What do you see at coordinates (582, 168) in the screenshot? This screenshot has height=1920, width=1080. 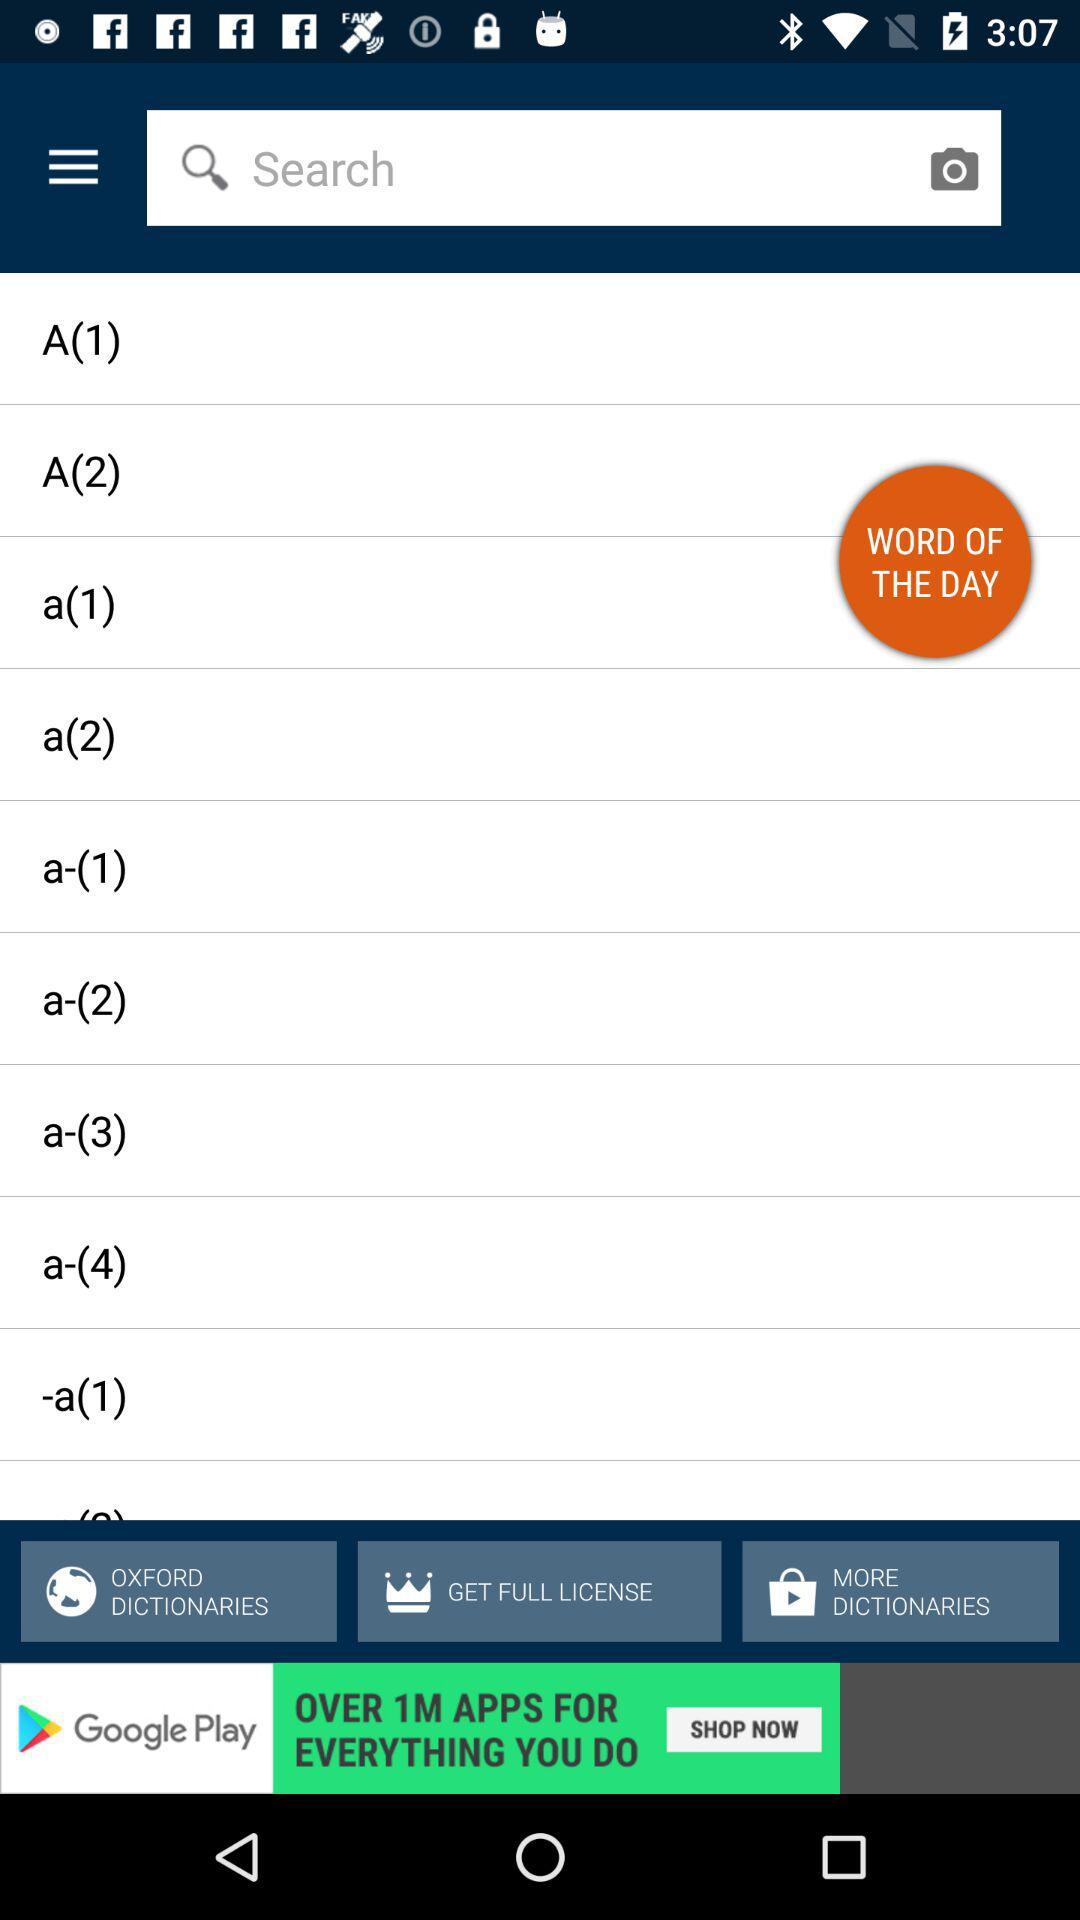 I see `the select field in the web page` at bounding box center [582, 168].